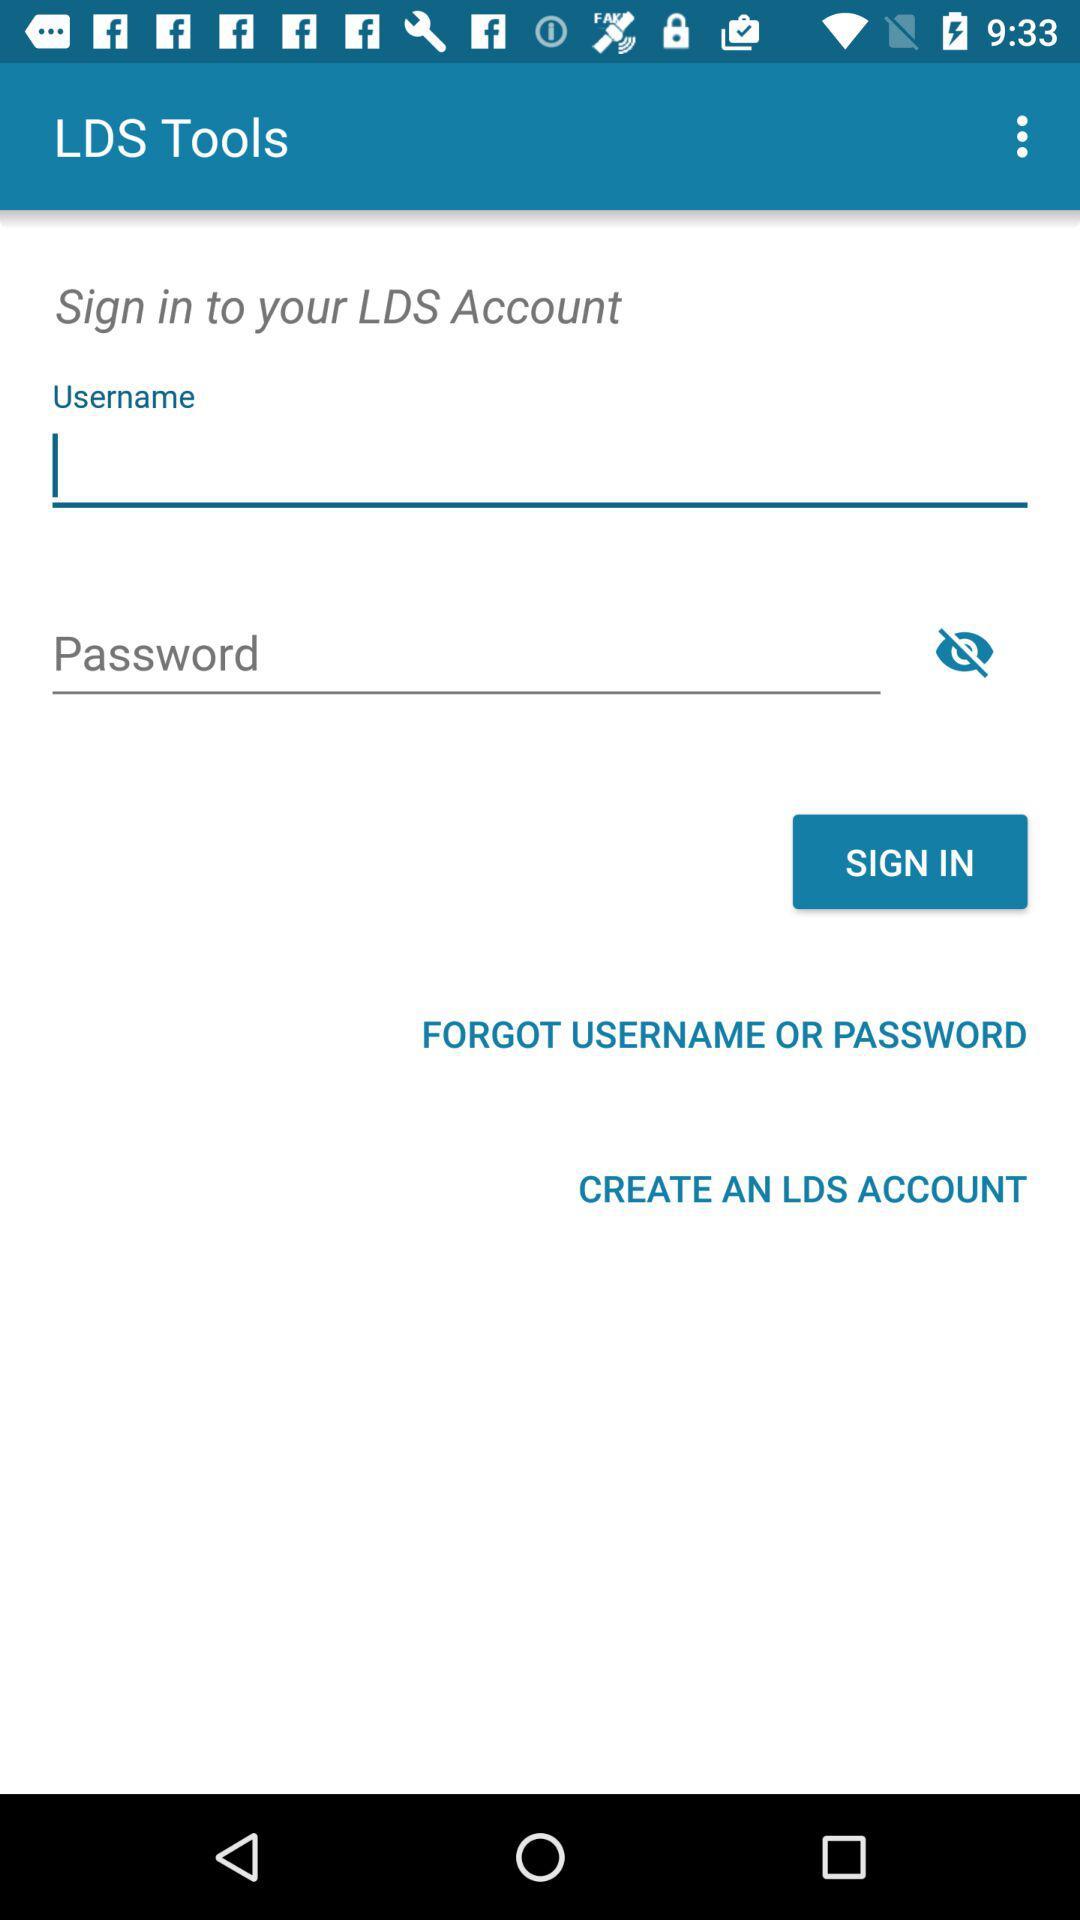 Image resolution: width=1080 pixels, height=1920 pixels. Describe the element at coordinates (540, 465) in the screenshot. I see `username` at that location.